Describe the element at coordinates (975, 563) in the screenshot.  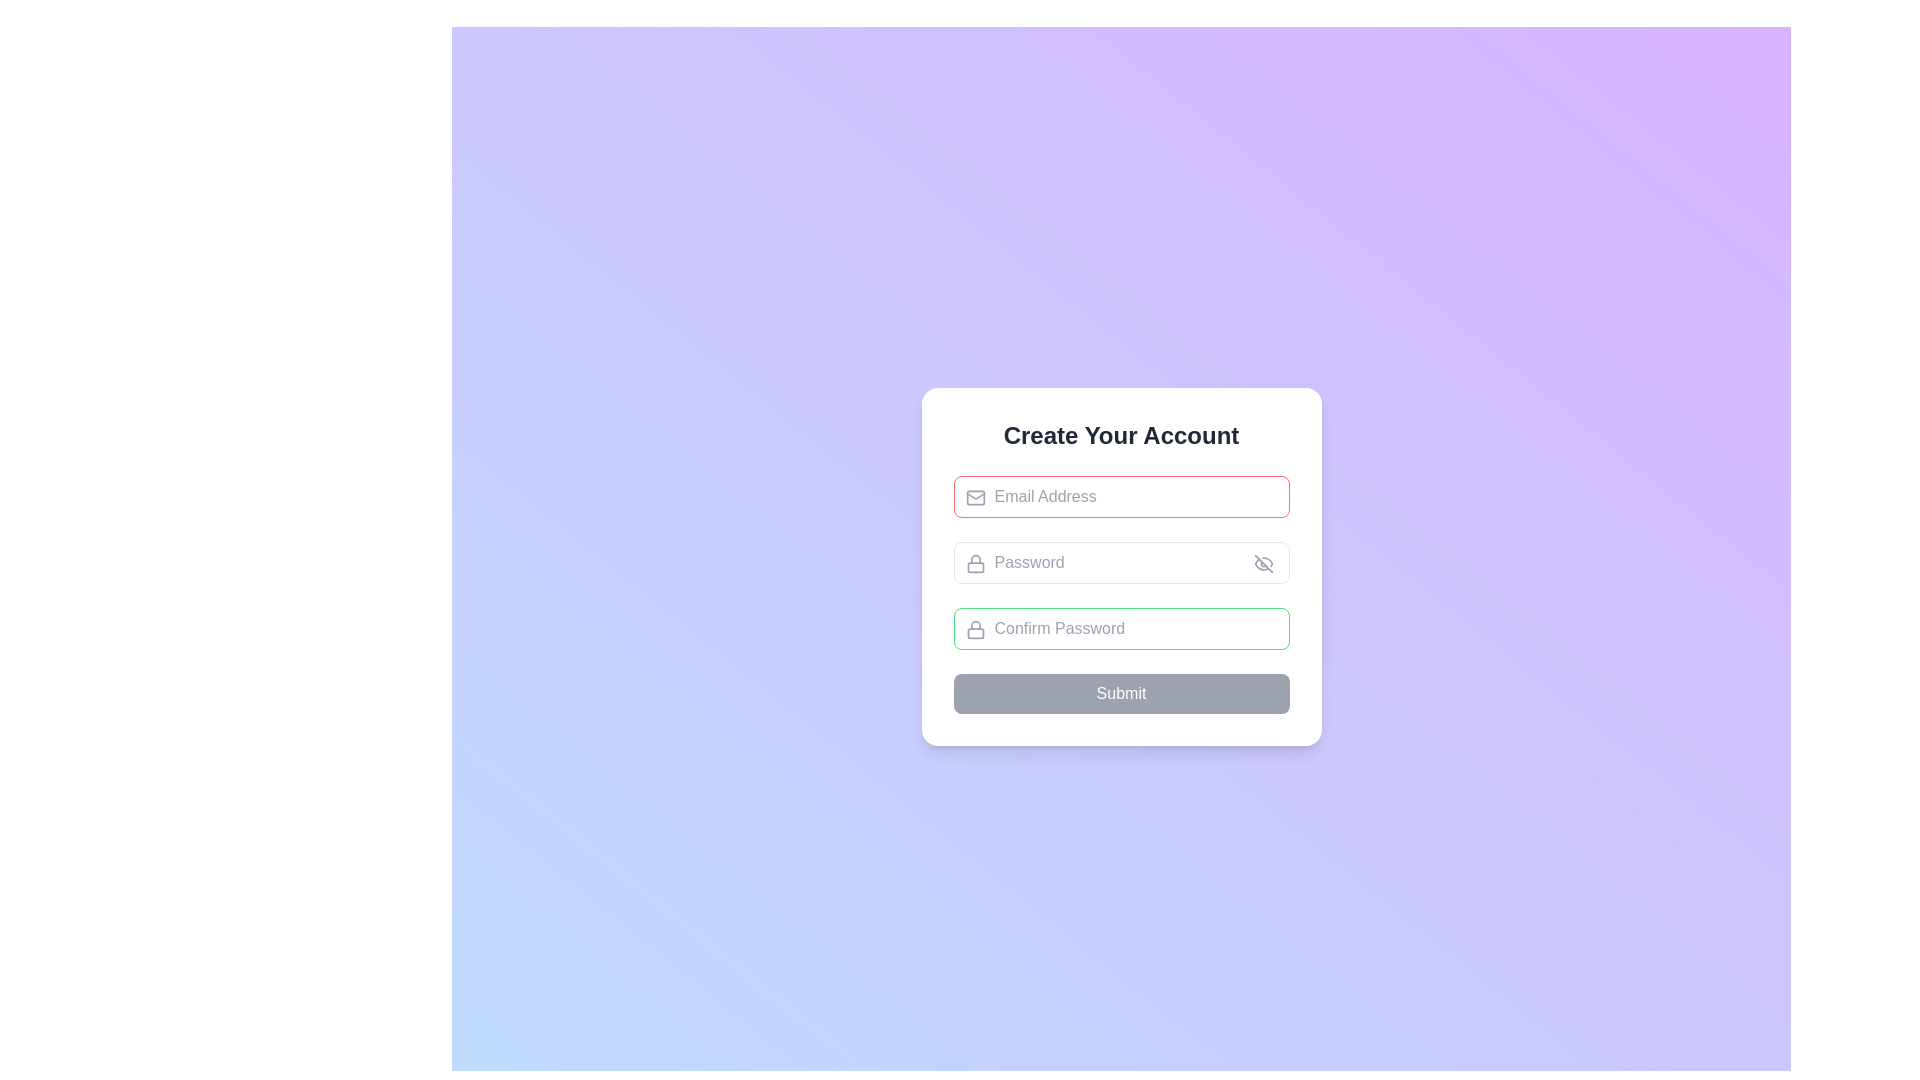
I see `the small metallic gray lock icon located to the left of the 'Password' text input field` at that location.